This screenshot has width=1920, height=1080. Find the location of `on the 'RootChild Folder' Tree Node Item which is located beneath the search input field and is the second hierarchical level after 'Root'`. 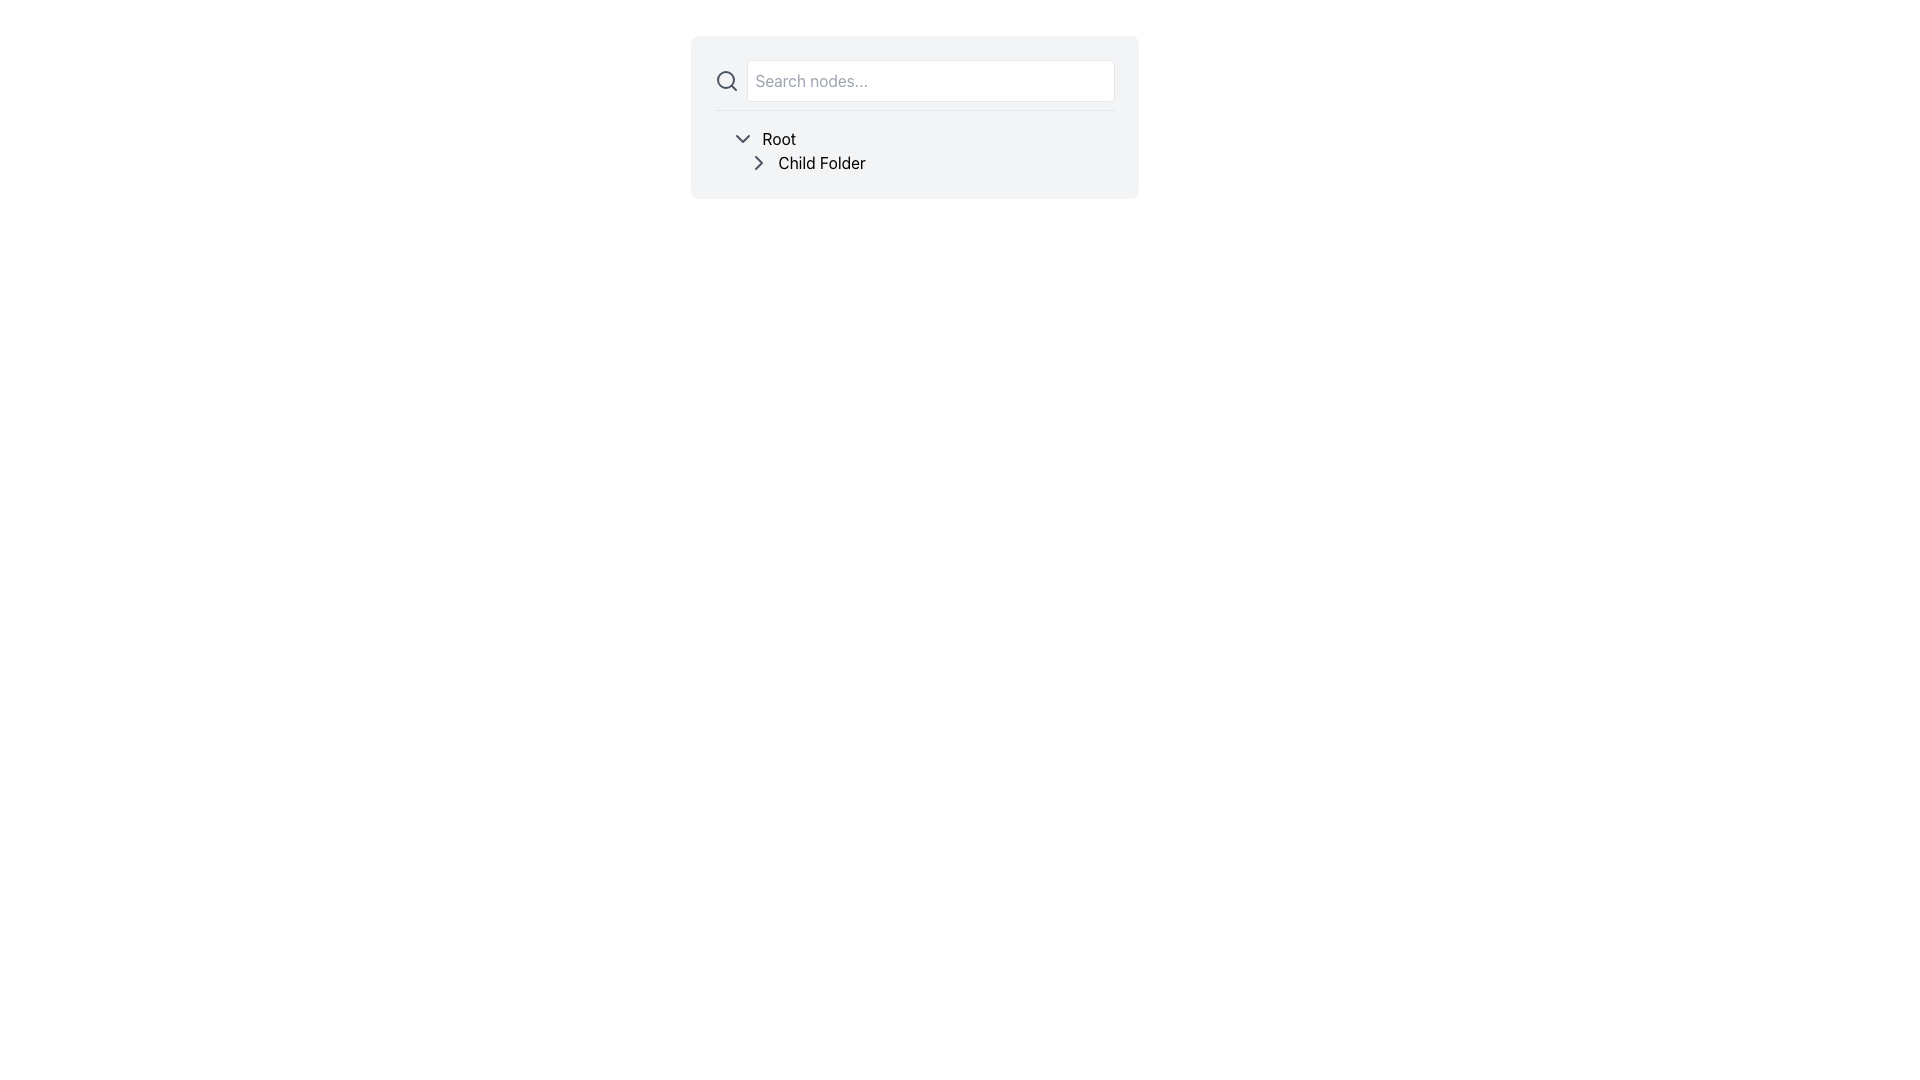

on the 'RootChild Folder' Tree Node Item which is located beneath the search input field and is the second hierarchical level after 'Root' is located at coordinates (913, 149).